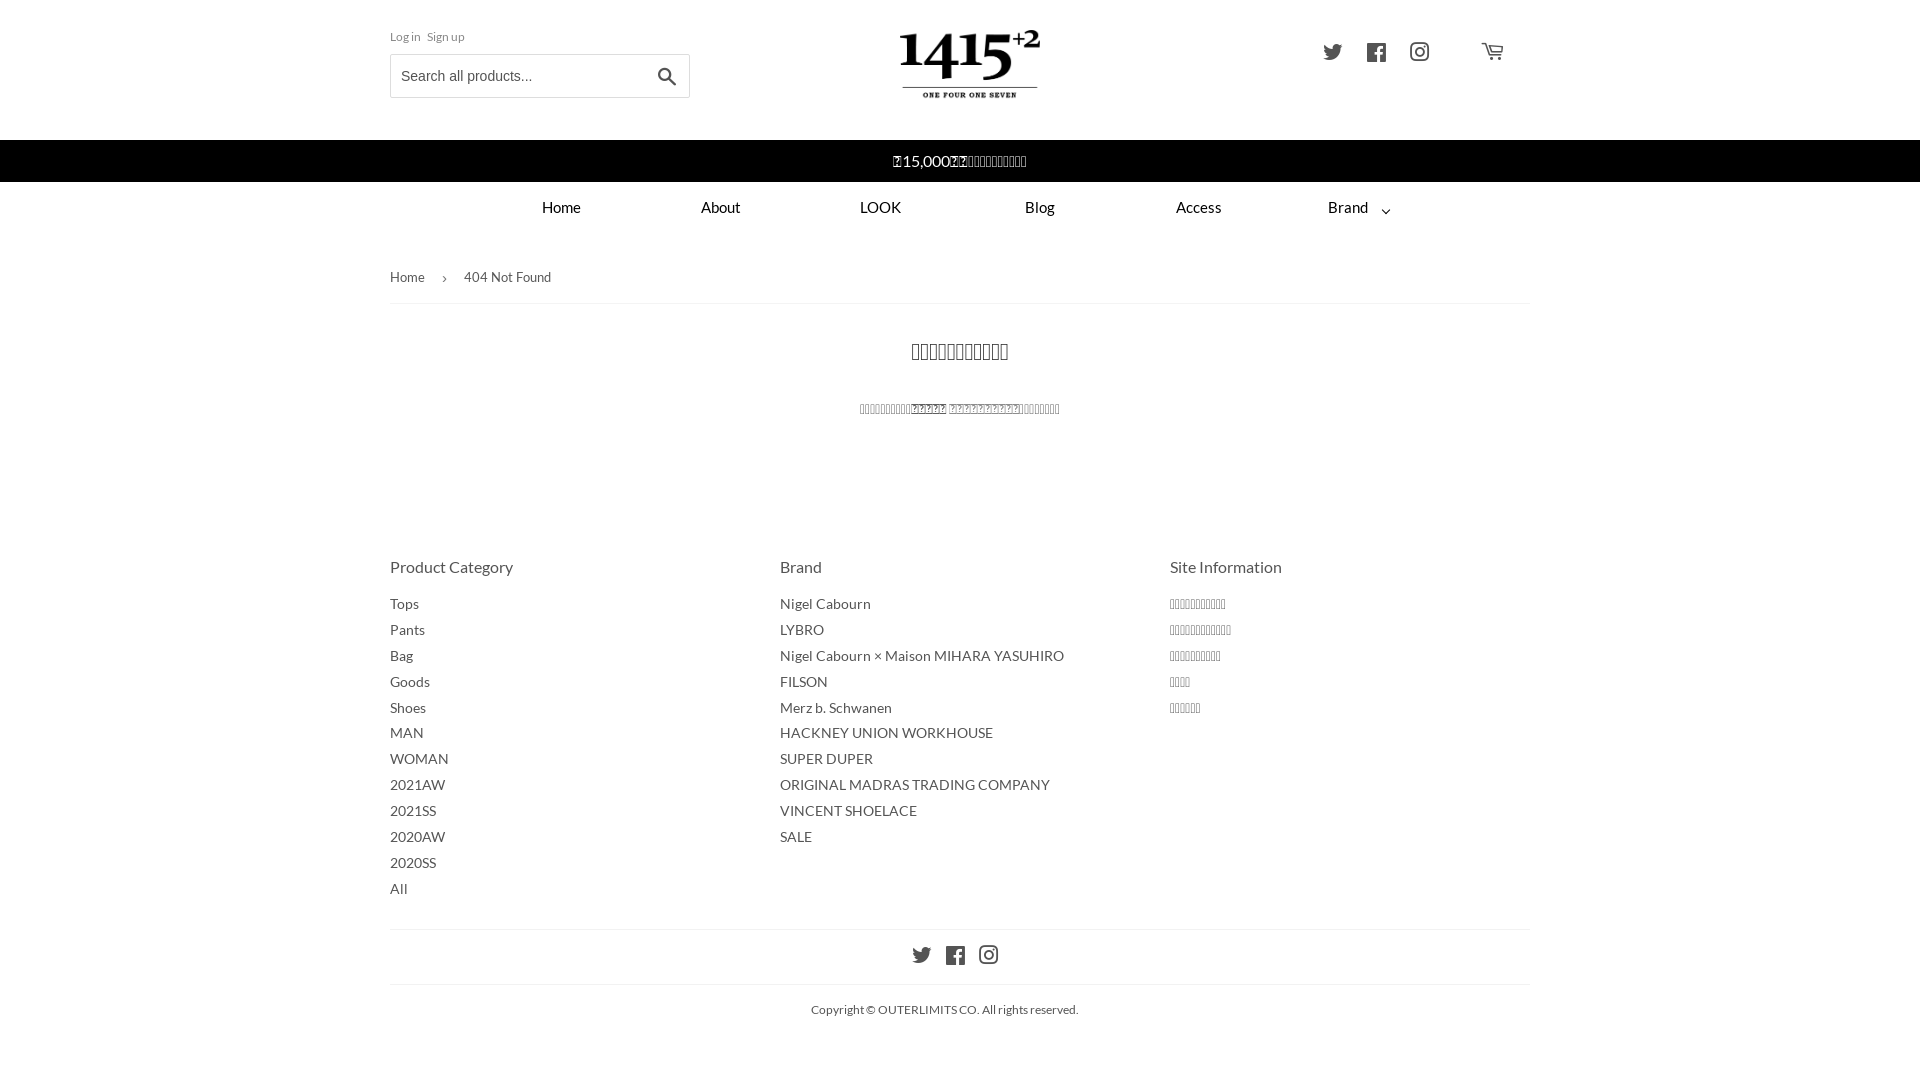 The height and width of the screenshot is (1080, 1920). What do you see at coordinates (801, 628) in the screenshot?
I see `'LYBRO'` at bounding box center [801, 628].